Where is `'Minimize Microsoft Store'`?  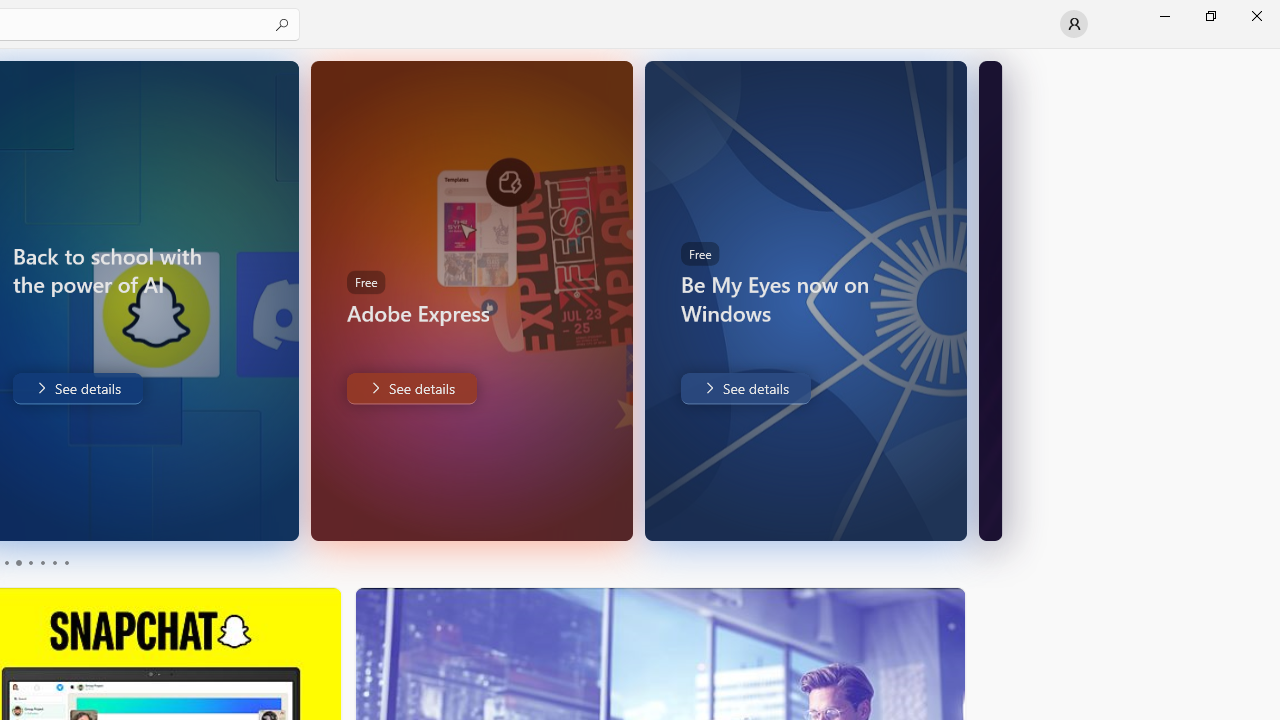 'Minimize Microsoft Store' is located at coordinates (1164, 15).